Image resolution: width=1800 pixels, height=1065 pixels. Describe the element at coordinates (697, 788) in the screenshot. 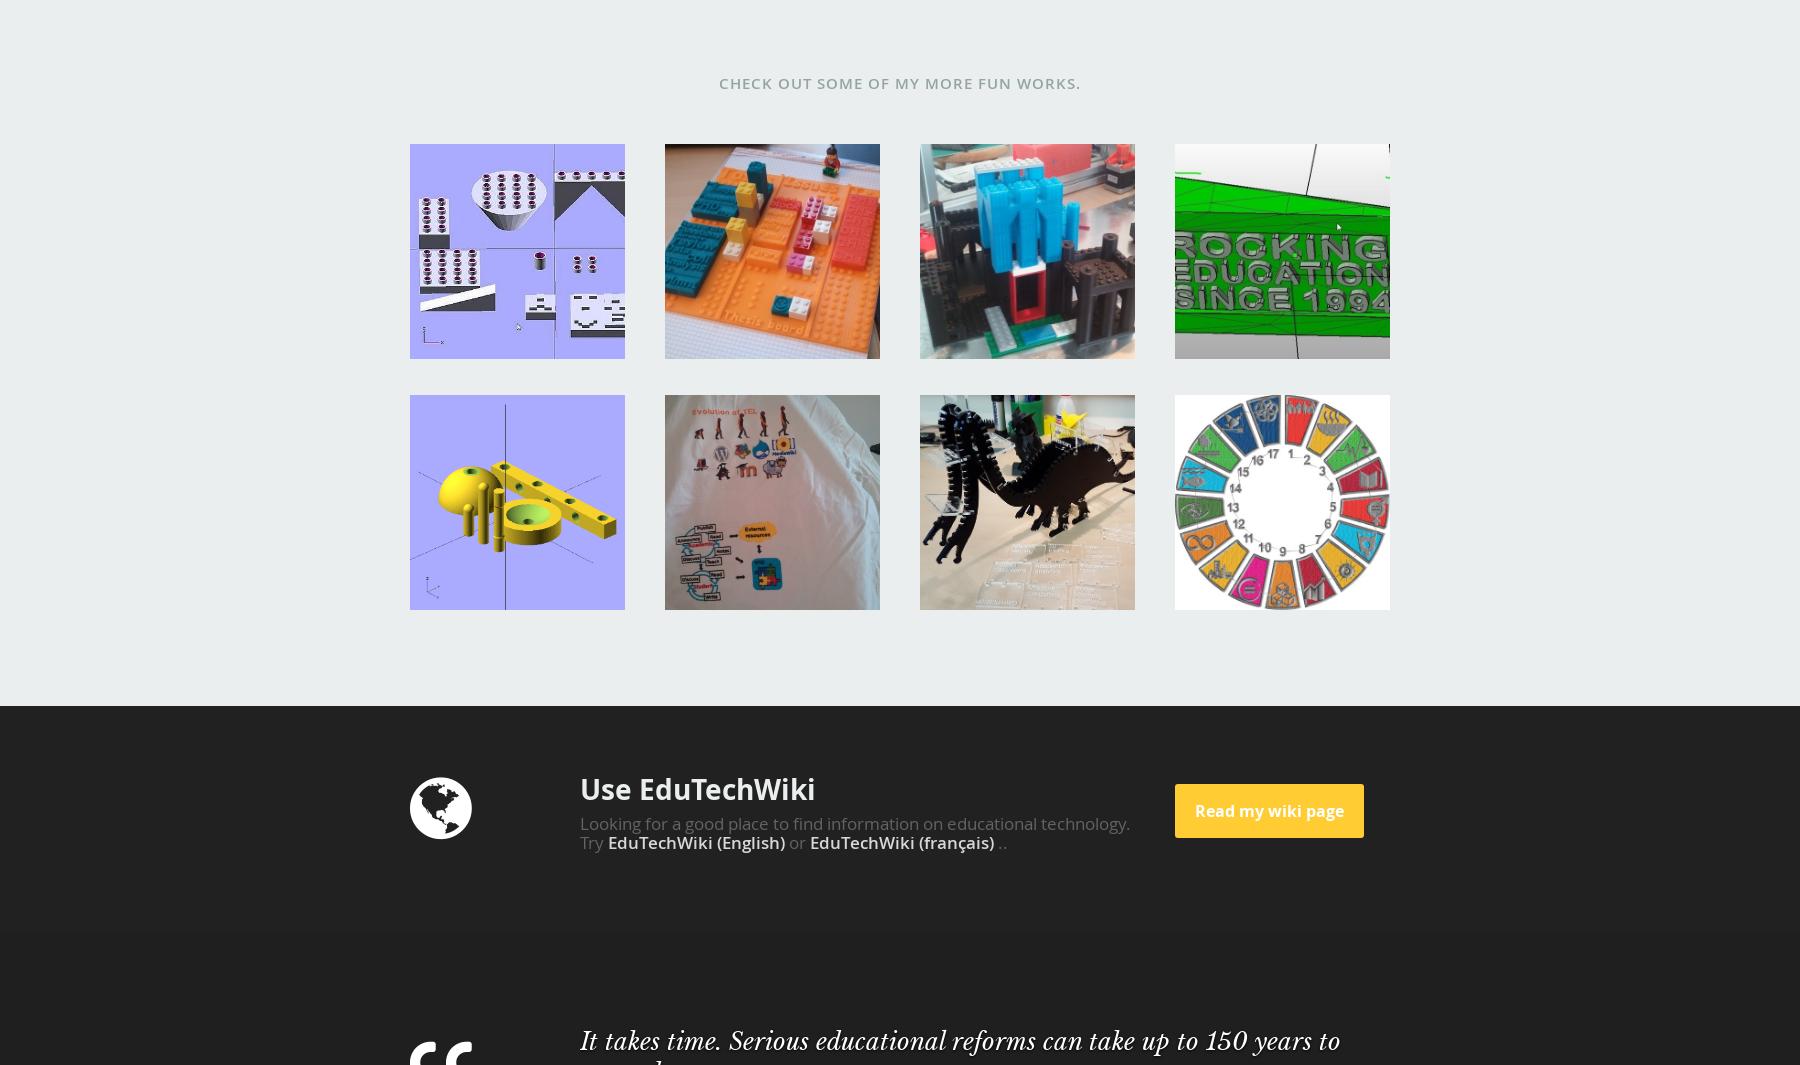

I see `'Use EduTechWiki'` at that location.